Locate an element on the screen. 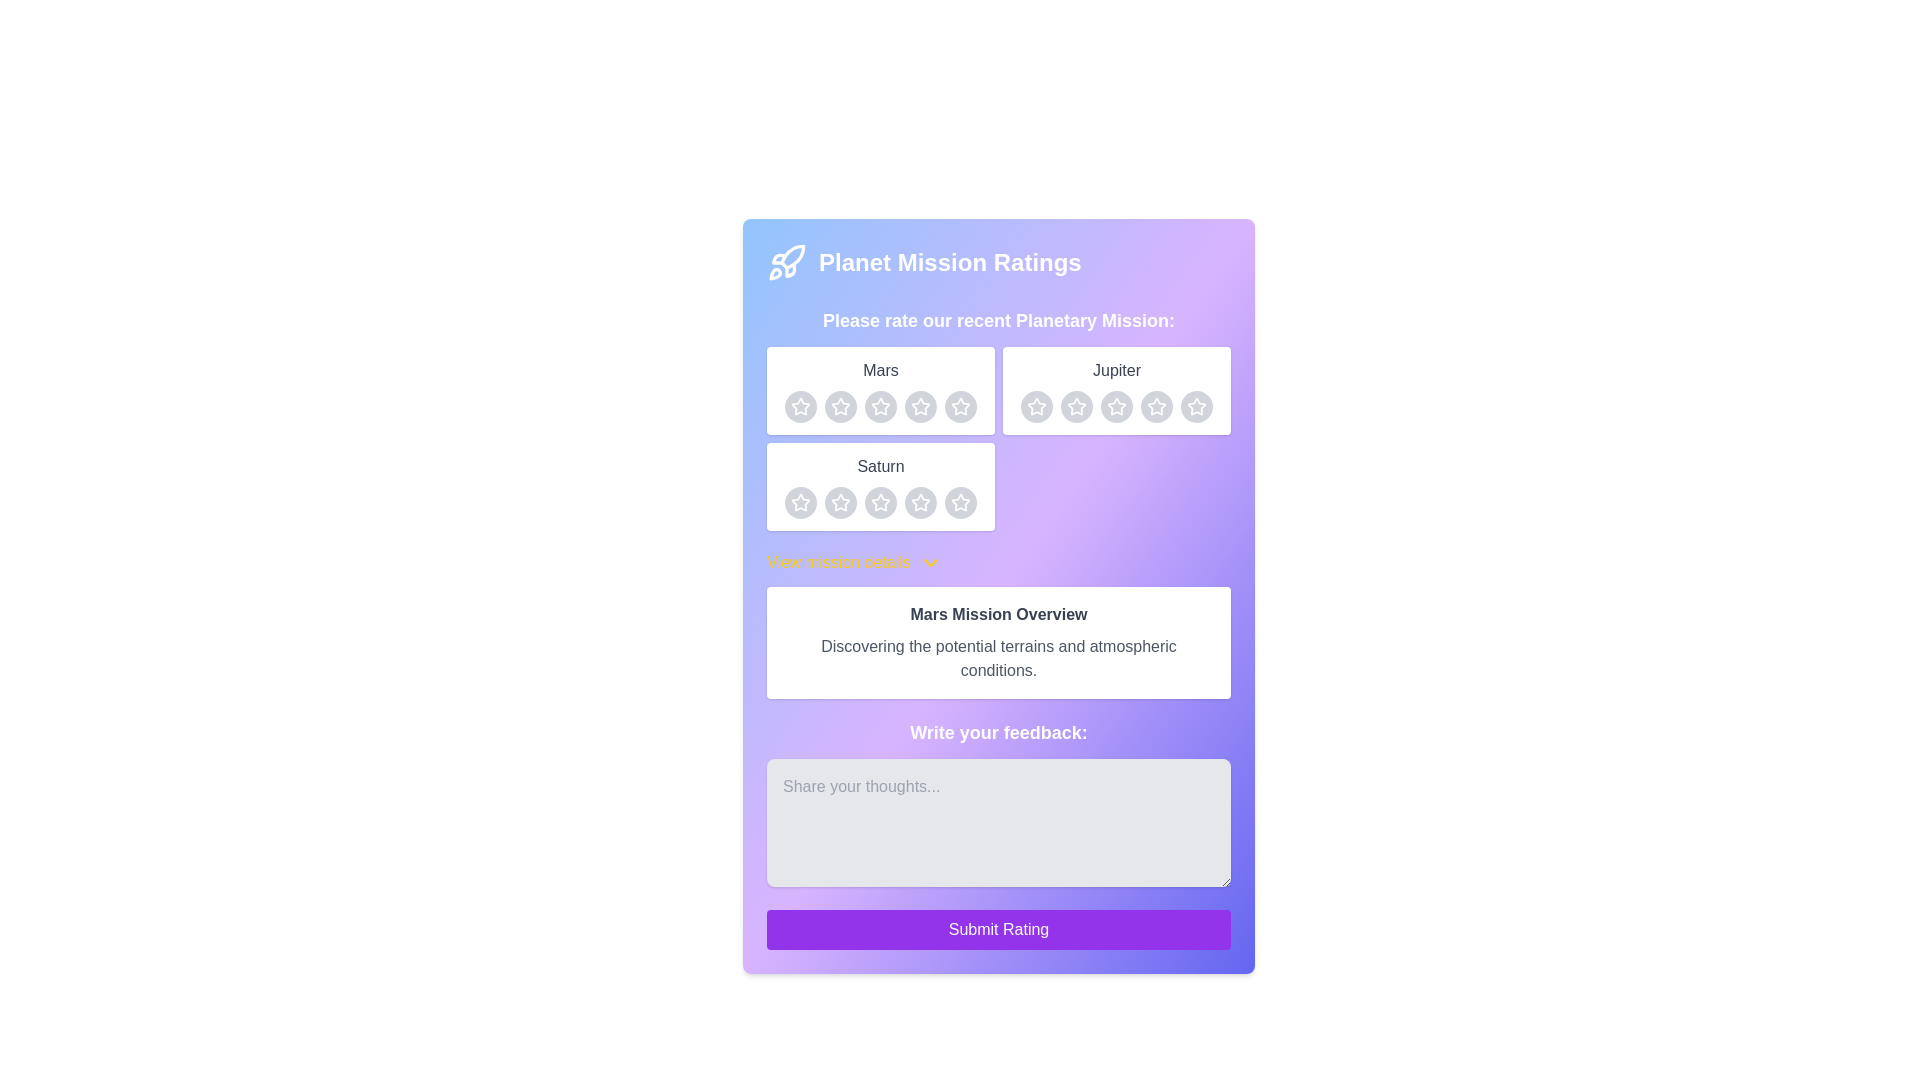  the third star icon in the five-star rating widget under the 'Mars' section to rate it is located at coordinates (960, 405).